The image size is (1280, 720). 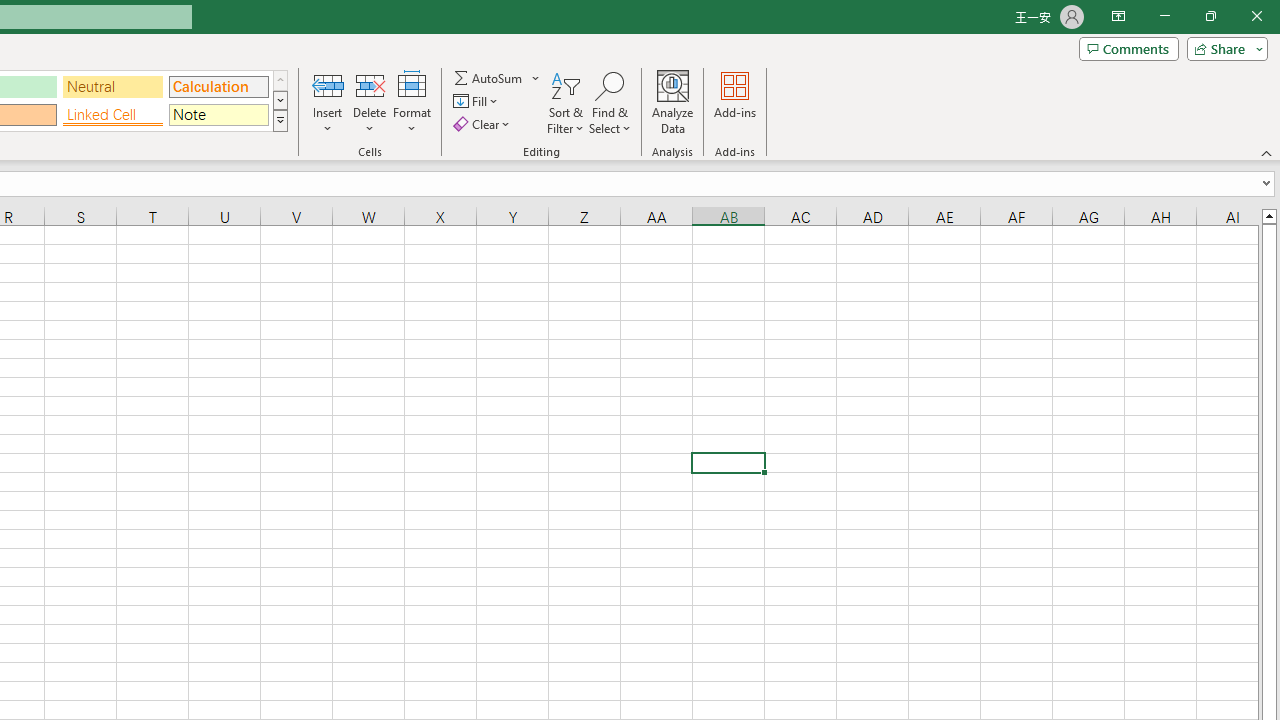 I want to click on 'Calculation', so click(x=218, y=85).